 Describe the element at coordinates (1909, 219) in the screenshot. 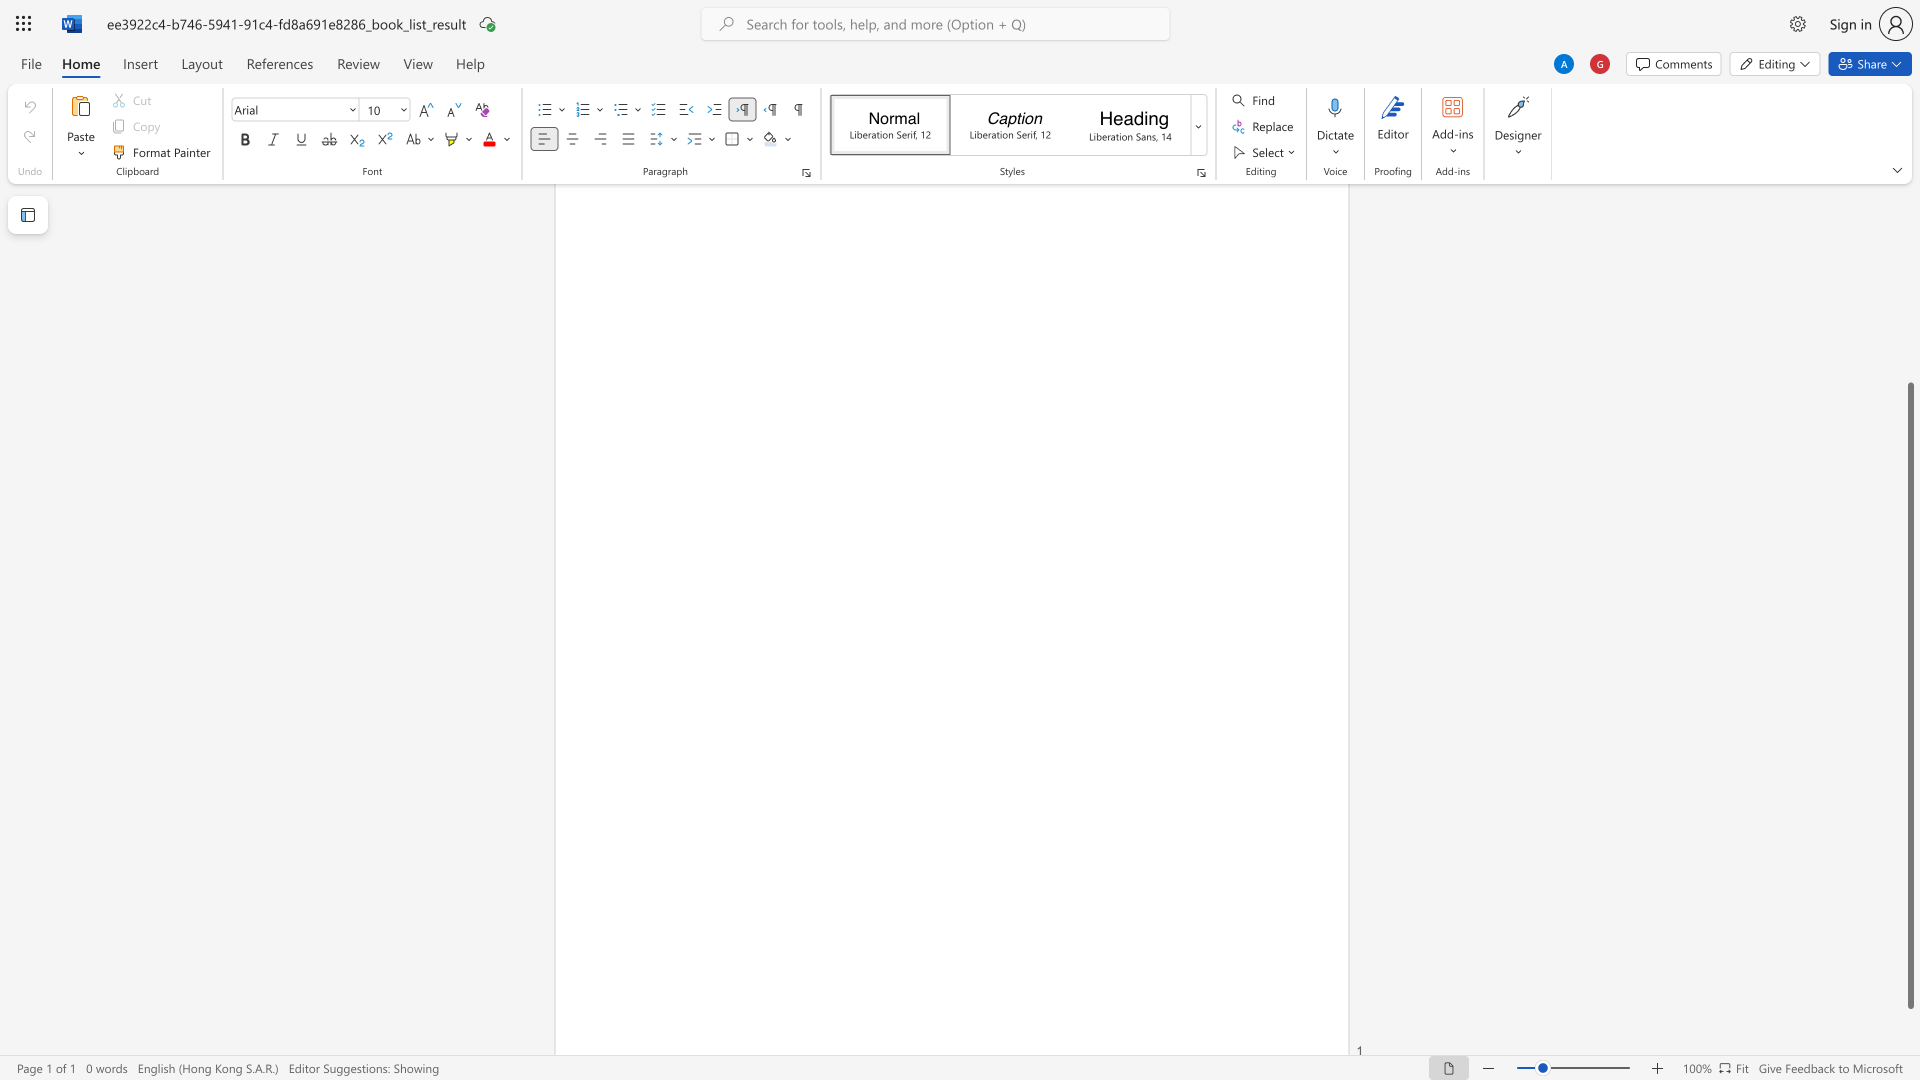

I see `the scrollbar to move the content higher` at that location.